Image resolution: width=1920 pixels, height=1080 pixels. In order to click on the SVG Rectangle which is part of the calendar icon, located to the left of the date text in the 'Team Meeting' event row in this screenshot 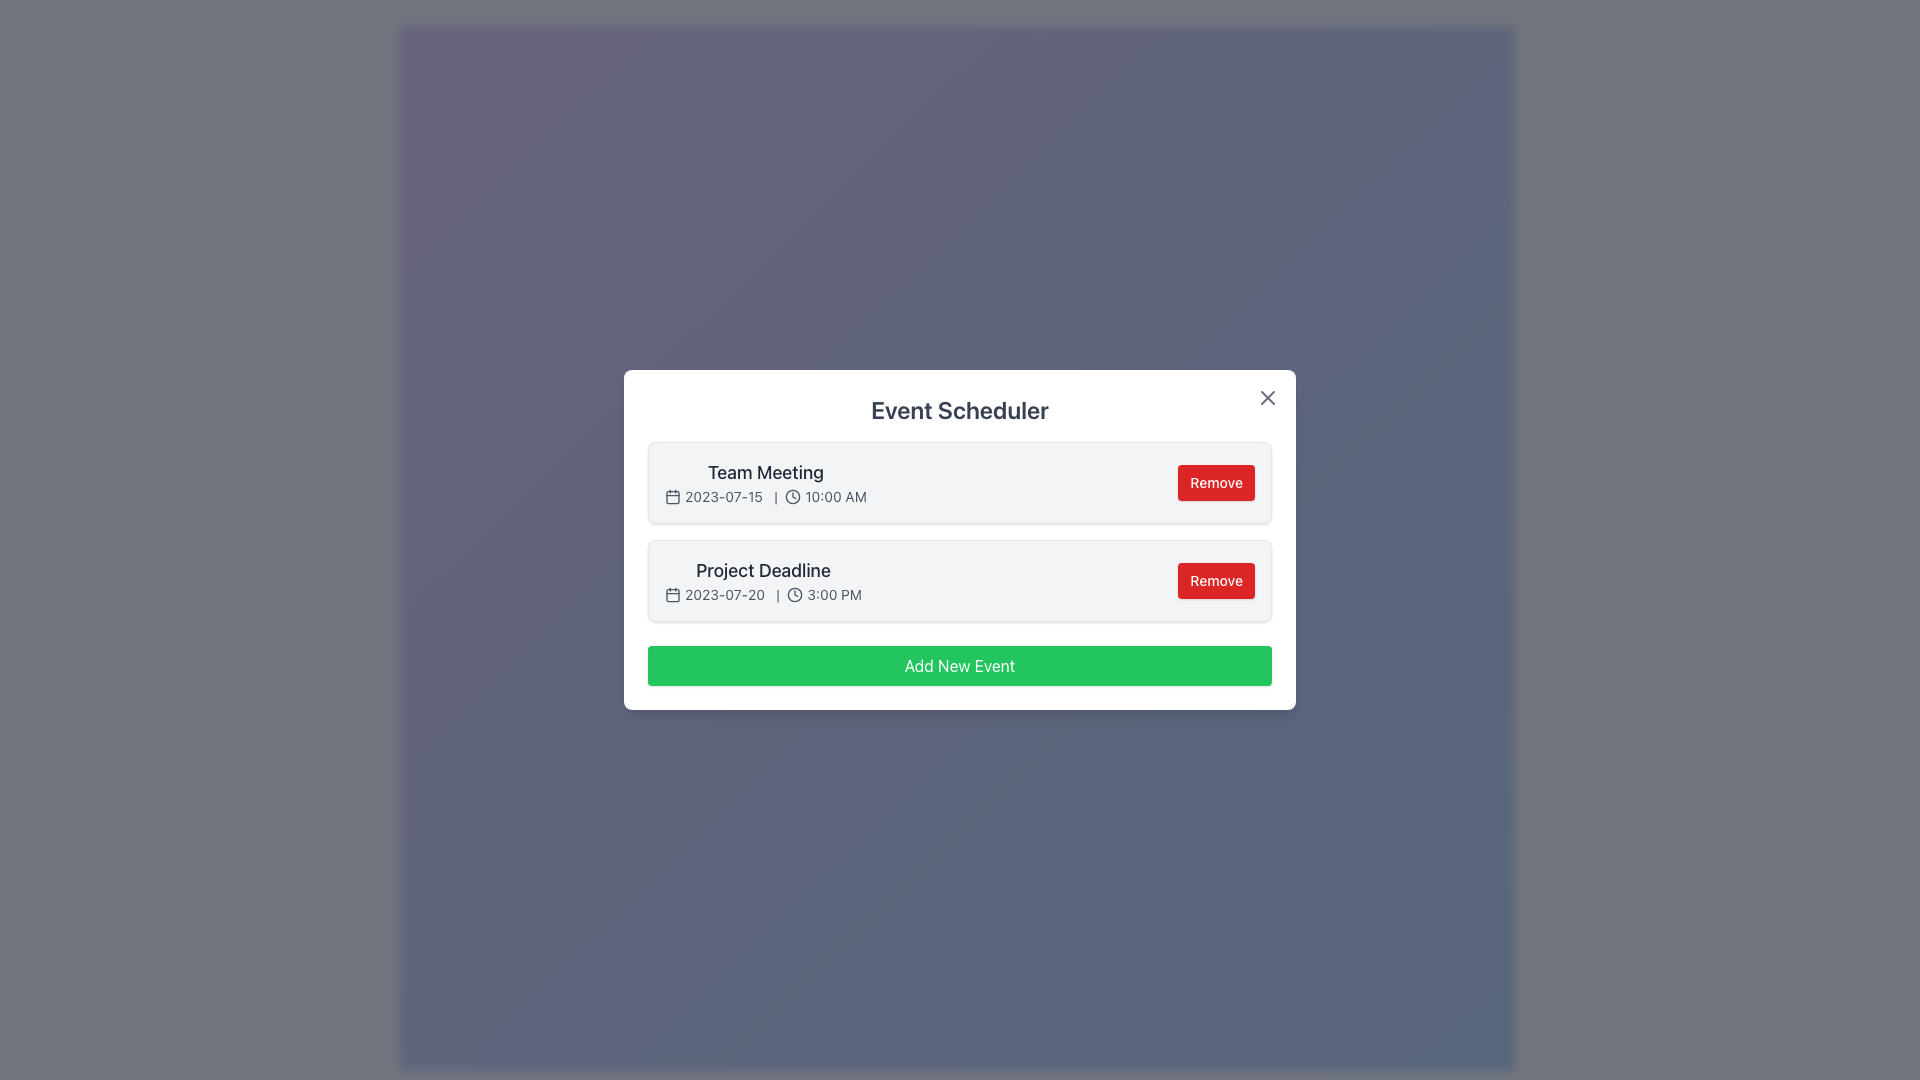, I will do `click(672, 496)`.